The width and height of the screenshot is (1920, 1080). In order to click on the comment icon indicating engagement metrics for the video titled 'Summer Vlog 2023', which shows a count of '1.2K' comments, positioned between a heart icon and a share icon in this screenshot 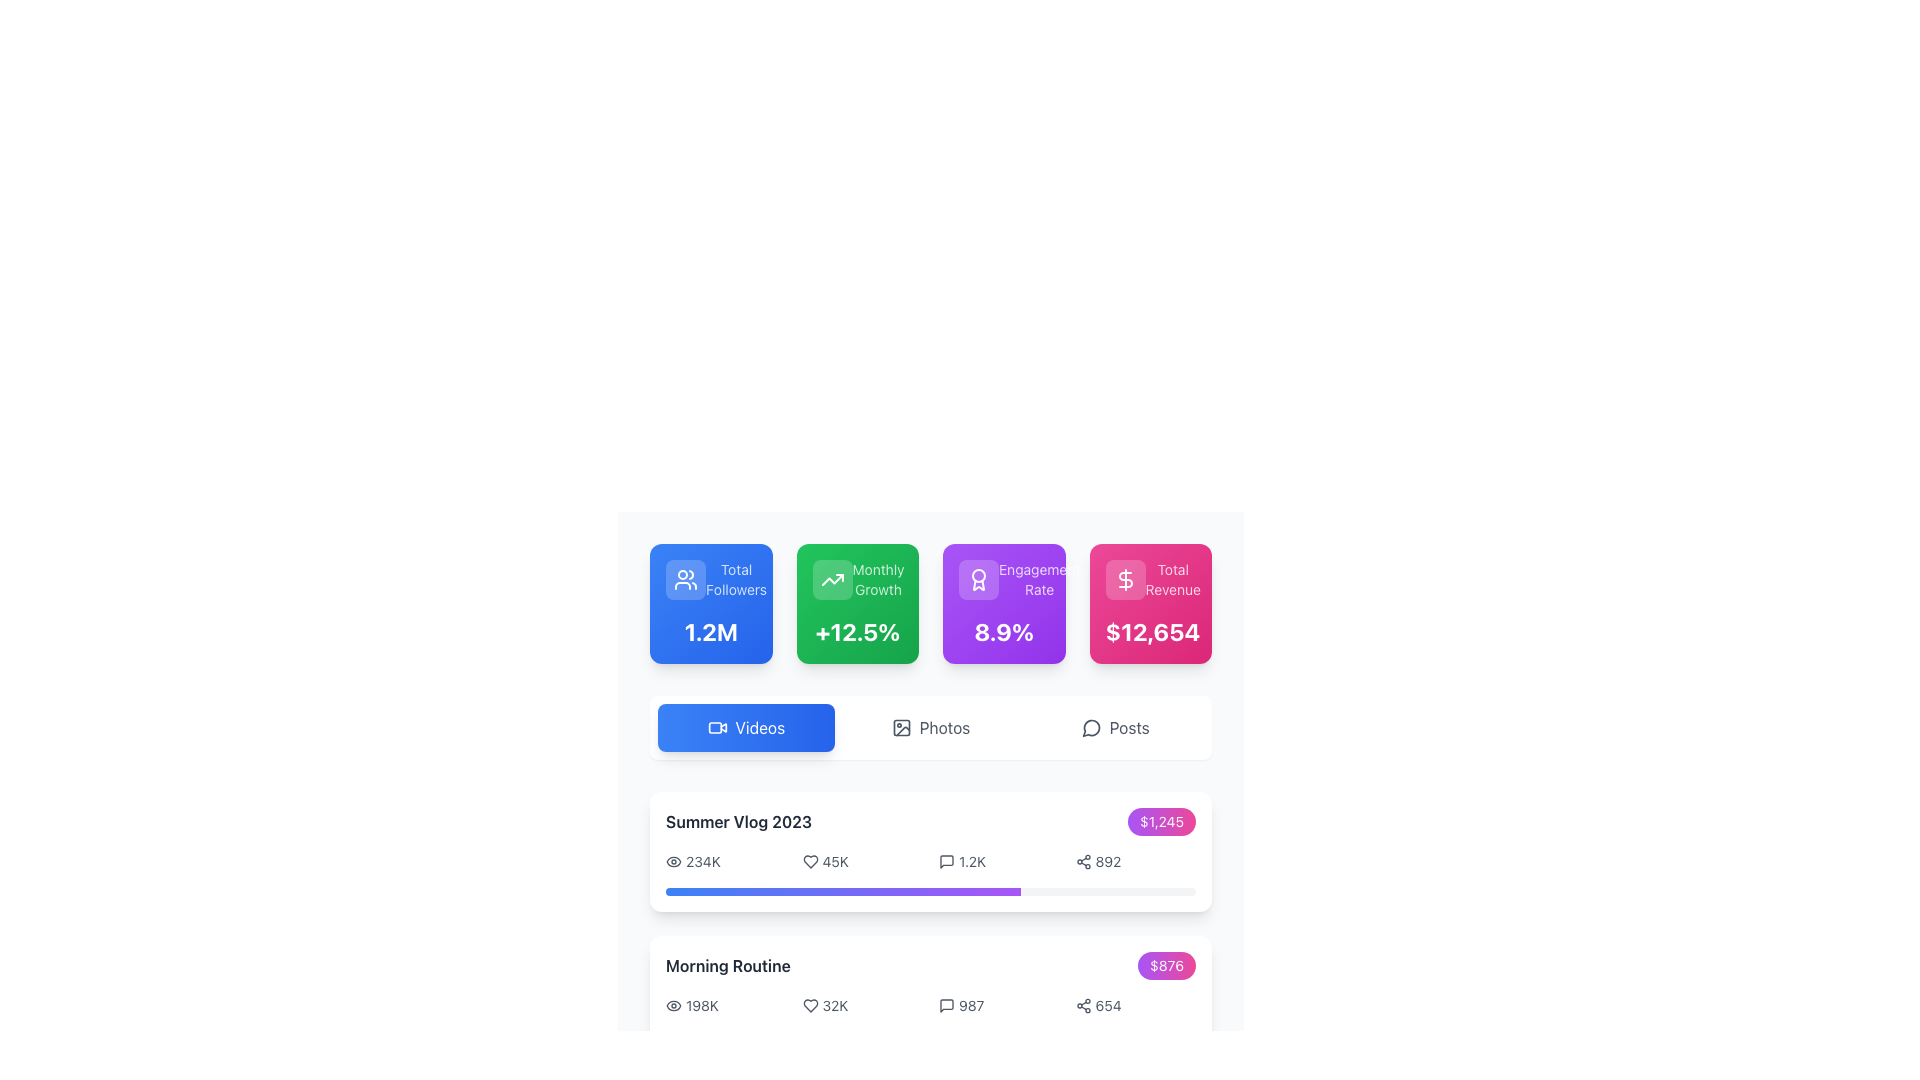, I will do `click(945, 860)`.